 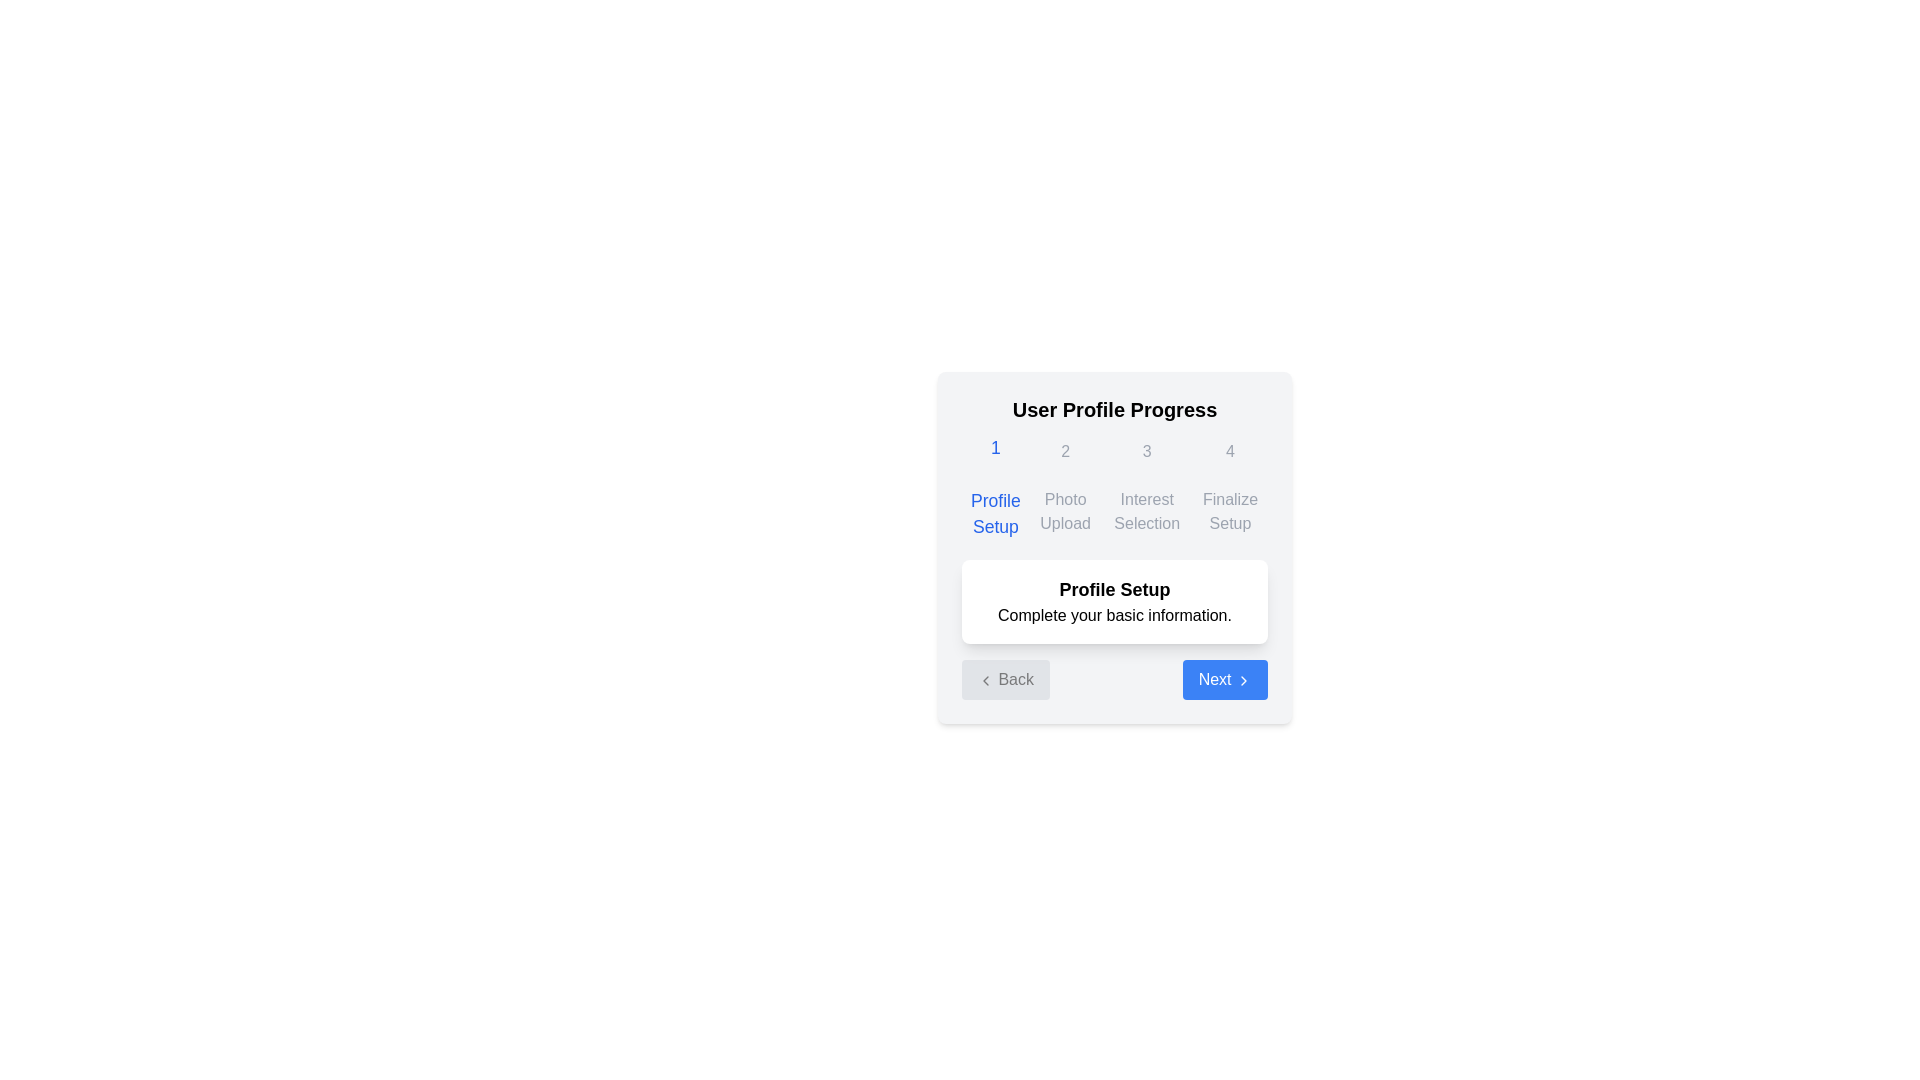 I want to click on the navigation button located at the bottom of the 'Profile Setup' card, so click(x=1224, y=678).